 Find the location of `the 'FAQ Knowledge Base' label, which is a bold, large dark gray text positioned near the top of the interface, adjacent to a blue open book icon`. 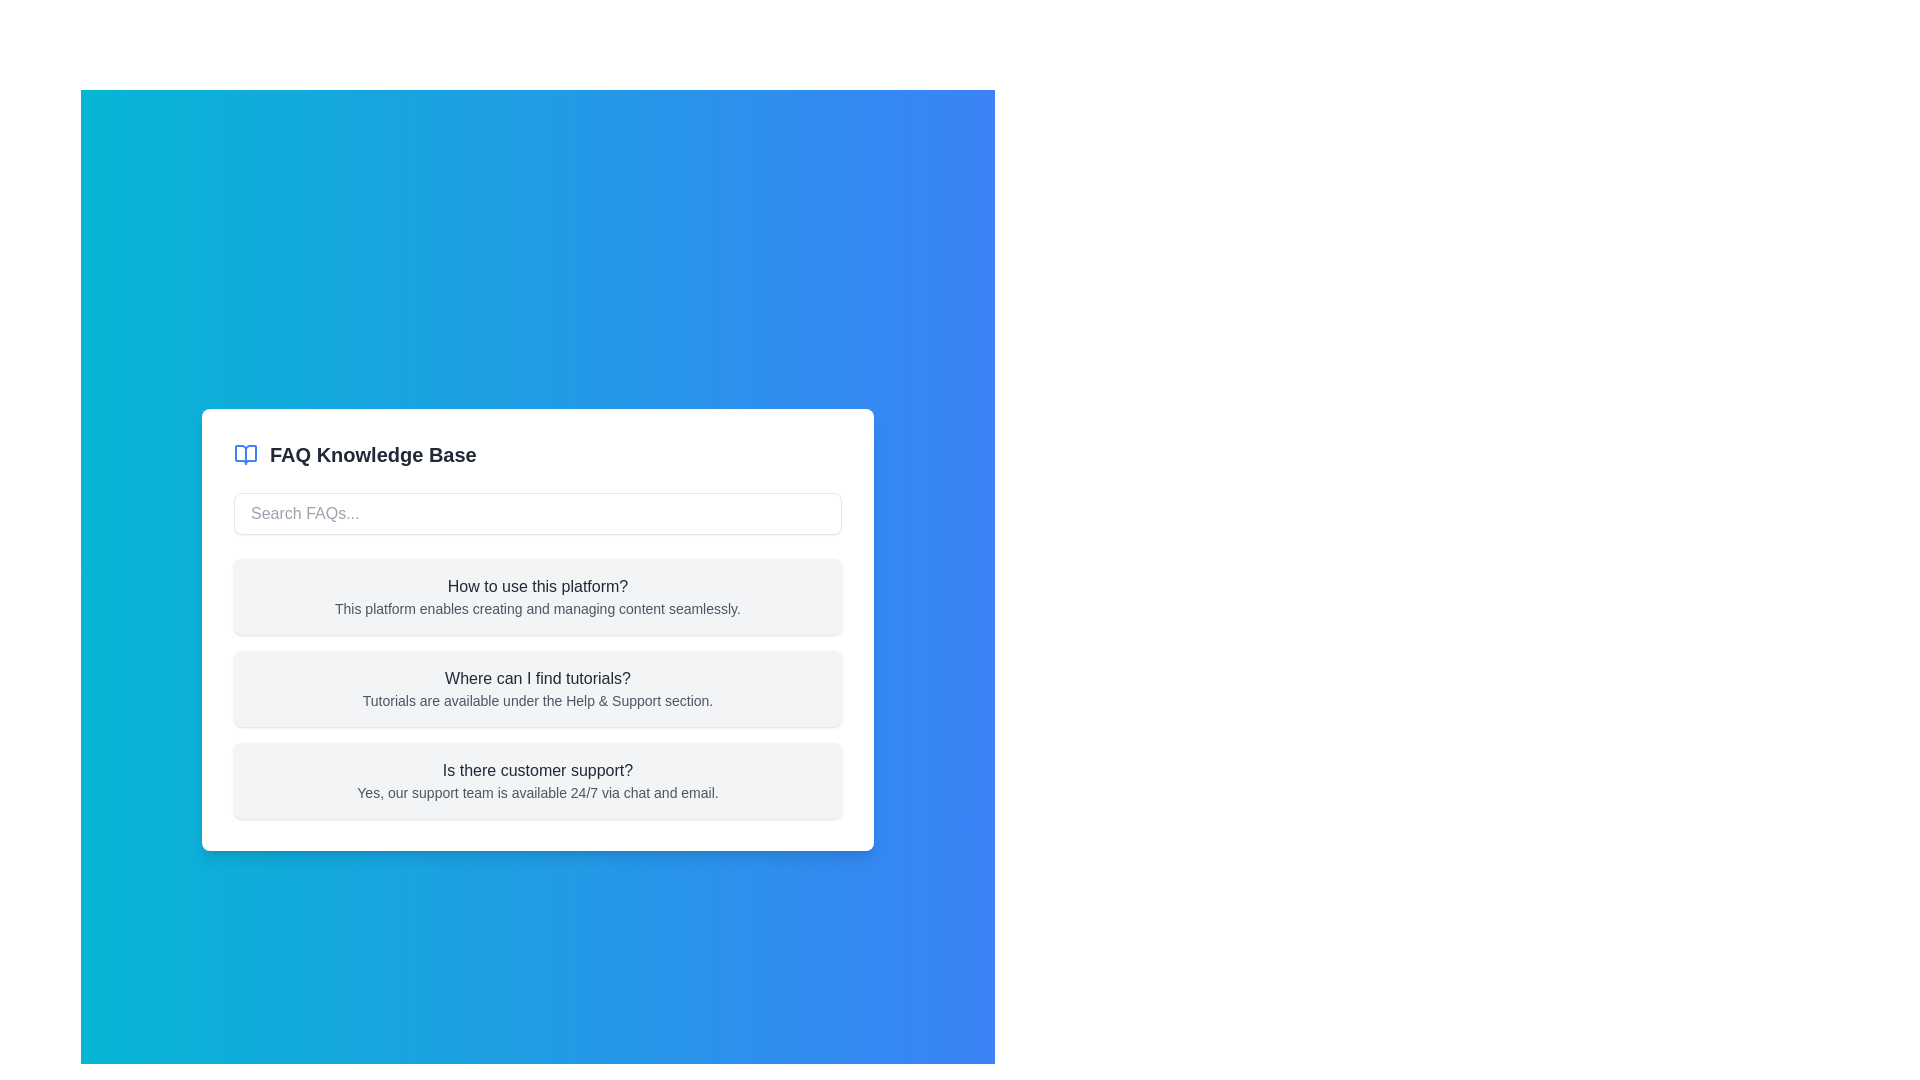

the 'FAQ Knowledge Base' label, which is a bold, large dark gray text positioned near the top of the interface, adjacent to a blue open book icon is located at coordinates (373, 455).